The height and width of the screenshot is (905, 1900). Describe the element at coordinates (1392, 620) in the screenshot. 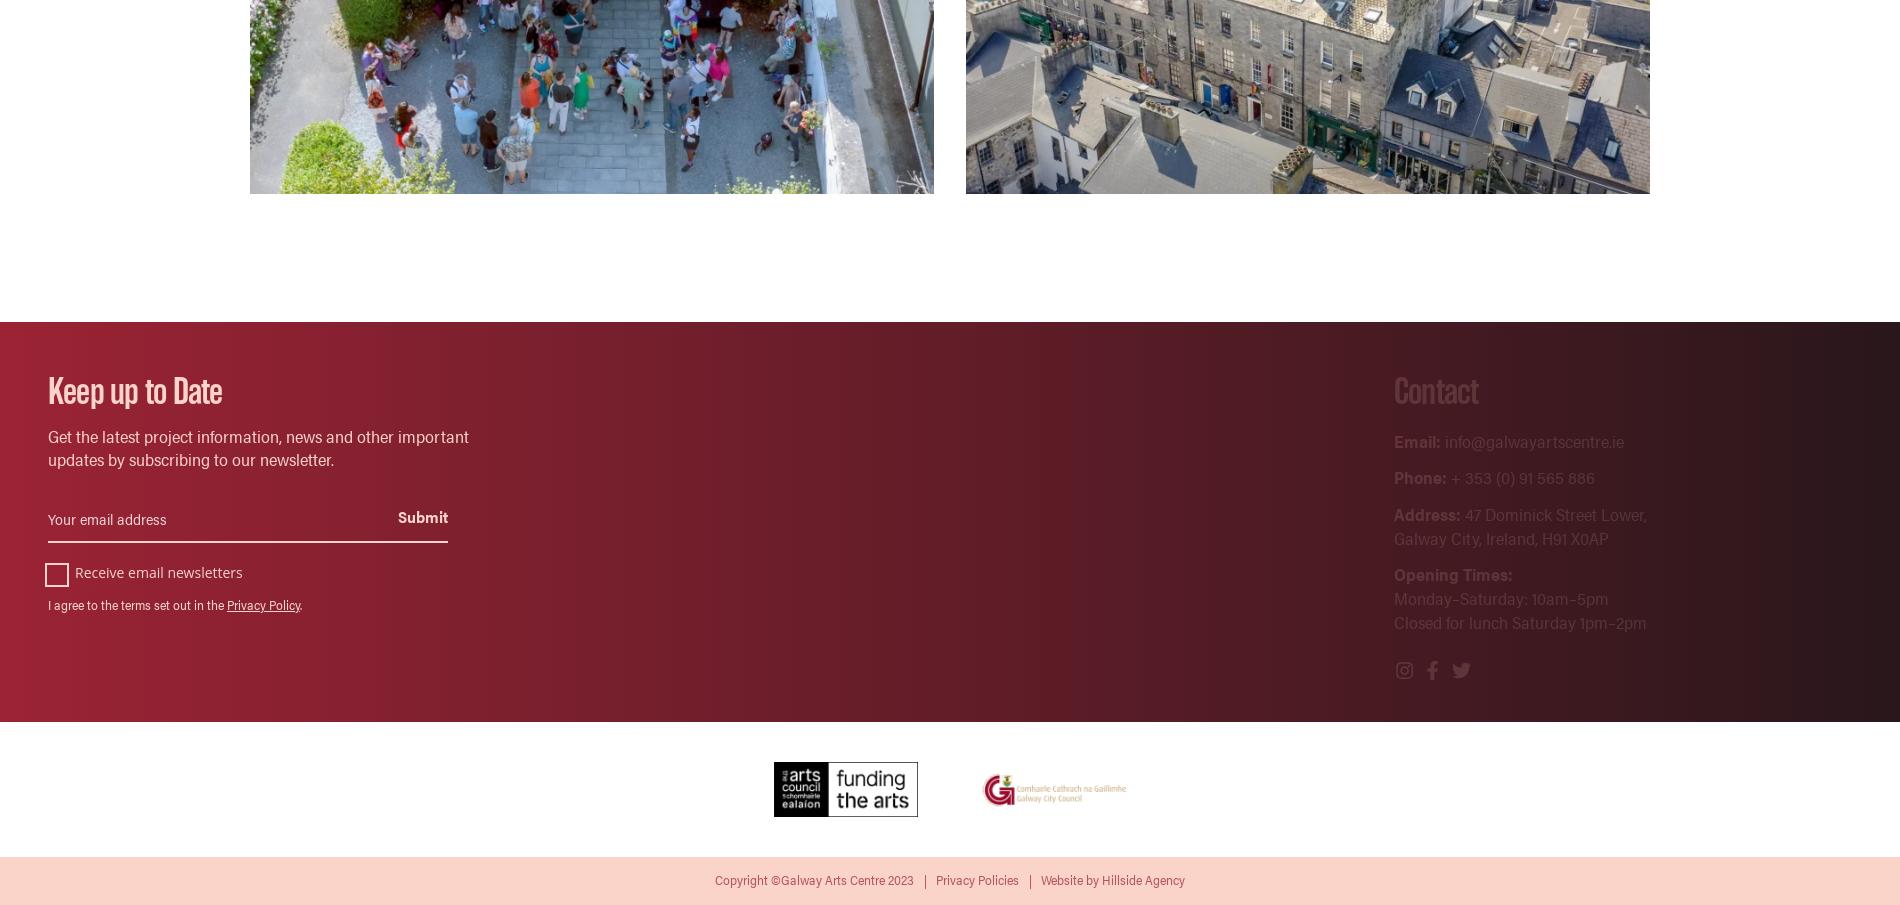

I see `'Closed for lunch Saturday 1pm–2pm'` at that location.